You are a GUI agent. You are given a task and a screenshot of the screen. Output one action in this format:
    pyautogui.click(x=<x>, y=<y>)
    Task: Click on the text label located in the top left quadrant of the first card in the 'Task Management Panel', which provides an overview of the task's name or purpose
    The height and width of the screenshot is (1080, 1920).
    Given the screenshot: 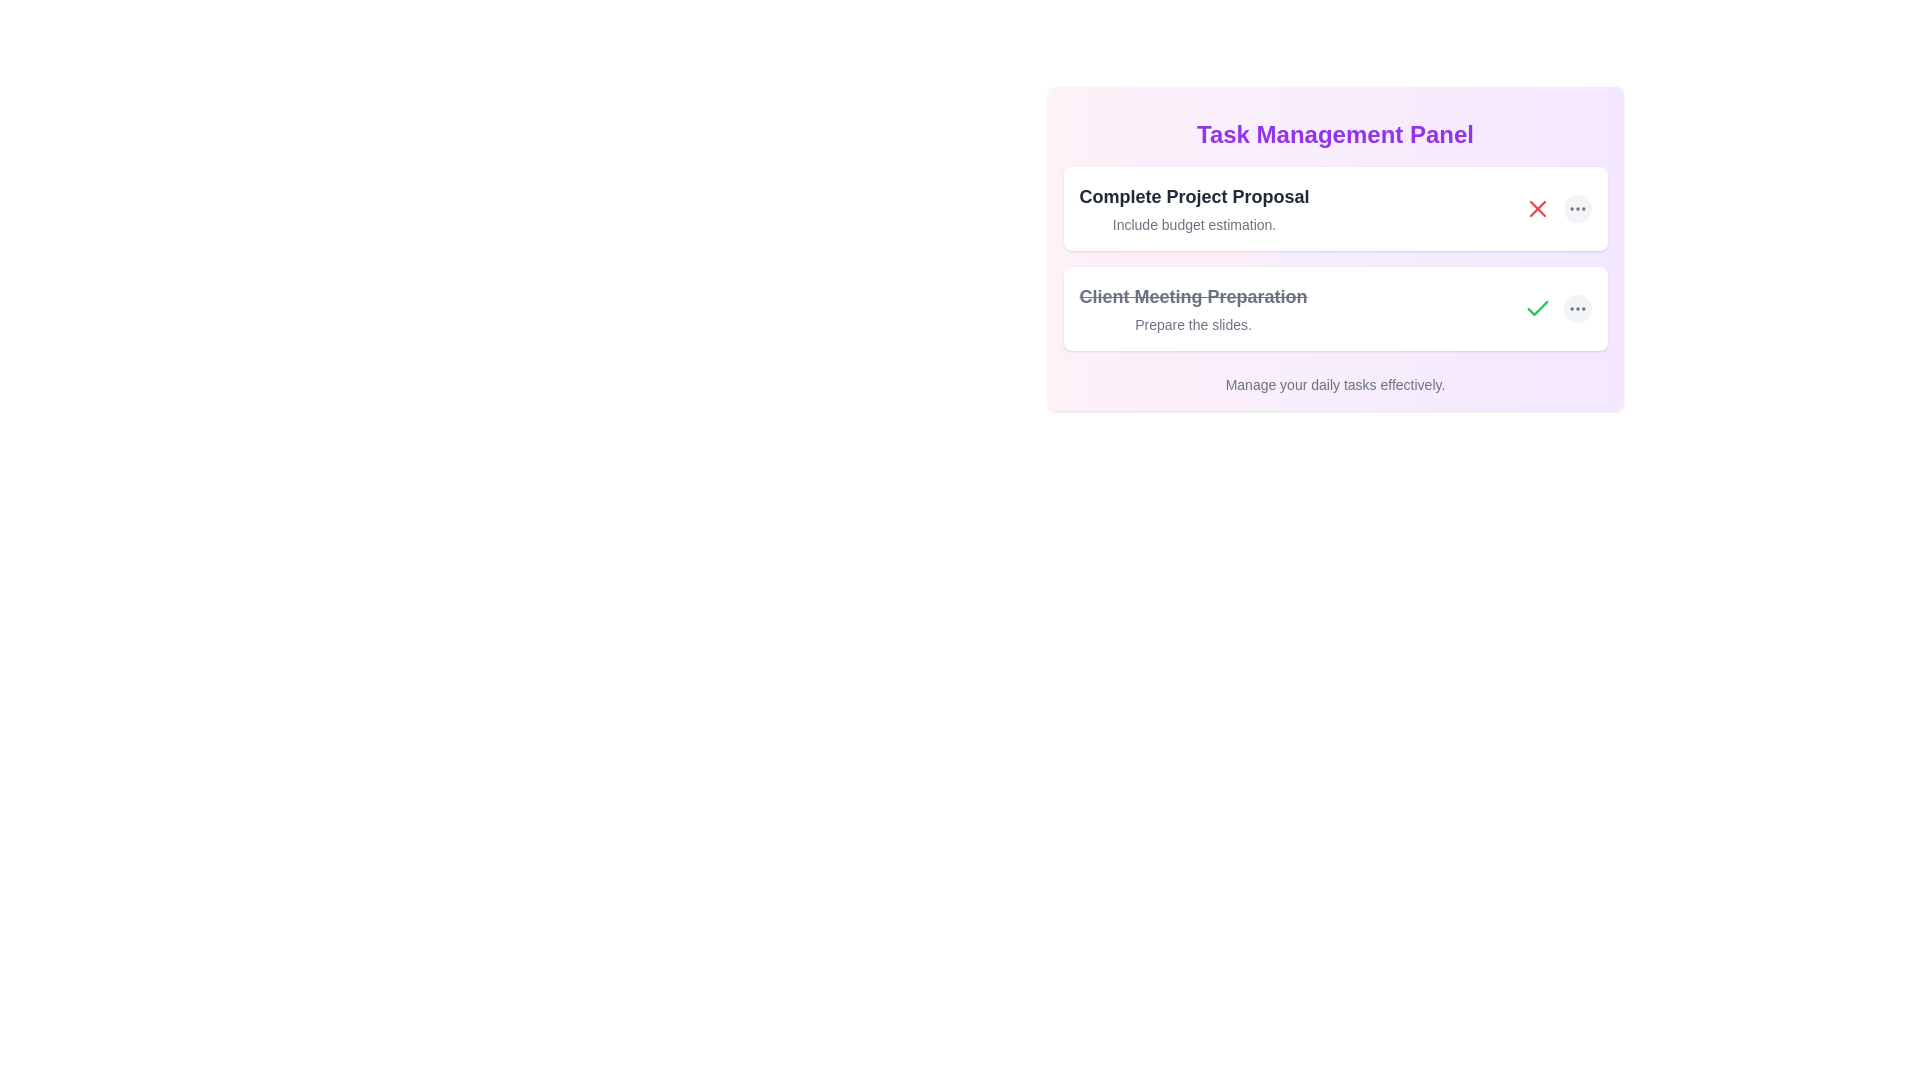 What is the action you would take?
    pyautogui.click(x=1194, y=196)
    